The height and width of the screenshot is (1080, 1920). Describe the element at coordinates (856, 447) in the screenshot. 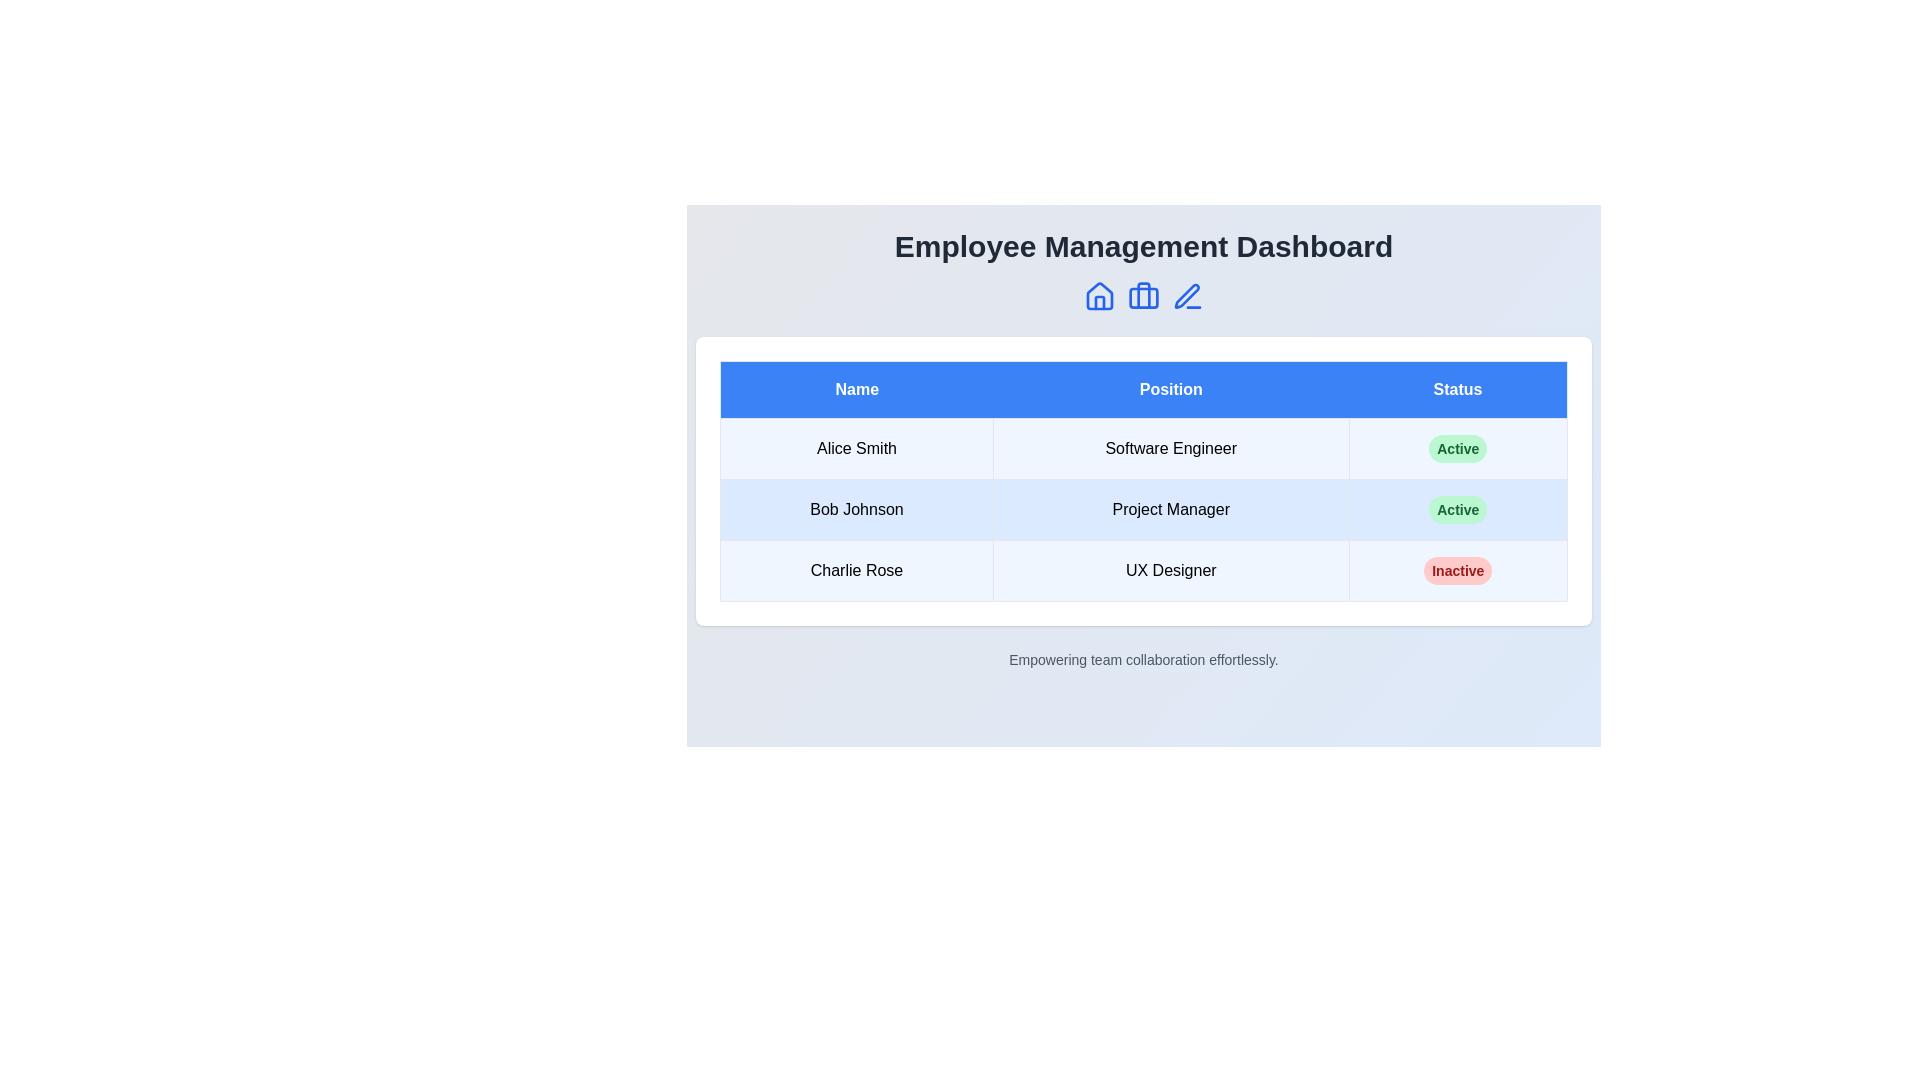

I see `the first Text label in the 'Name' column of the employee data table` at that location.